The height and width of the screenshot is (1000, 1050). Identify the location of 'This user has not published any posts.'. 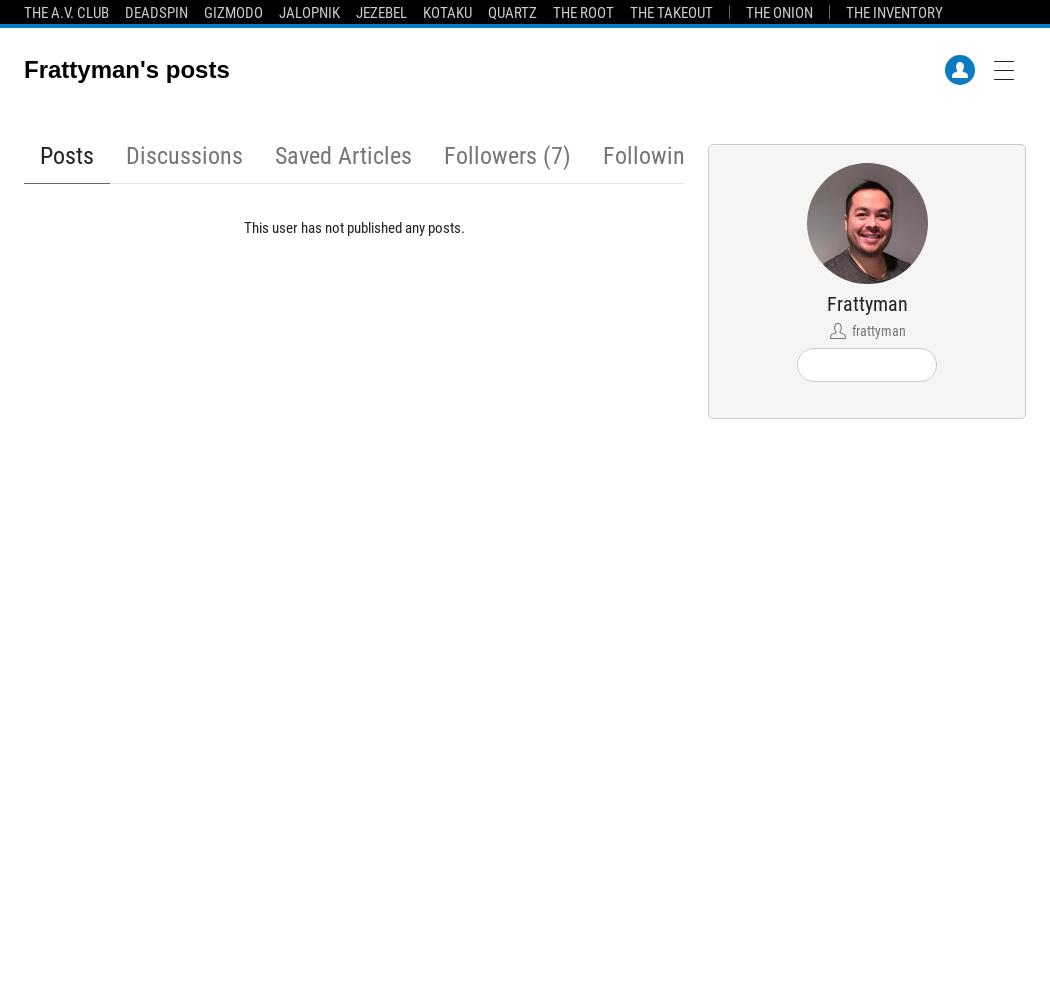
(352, 227).